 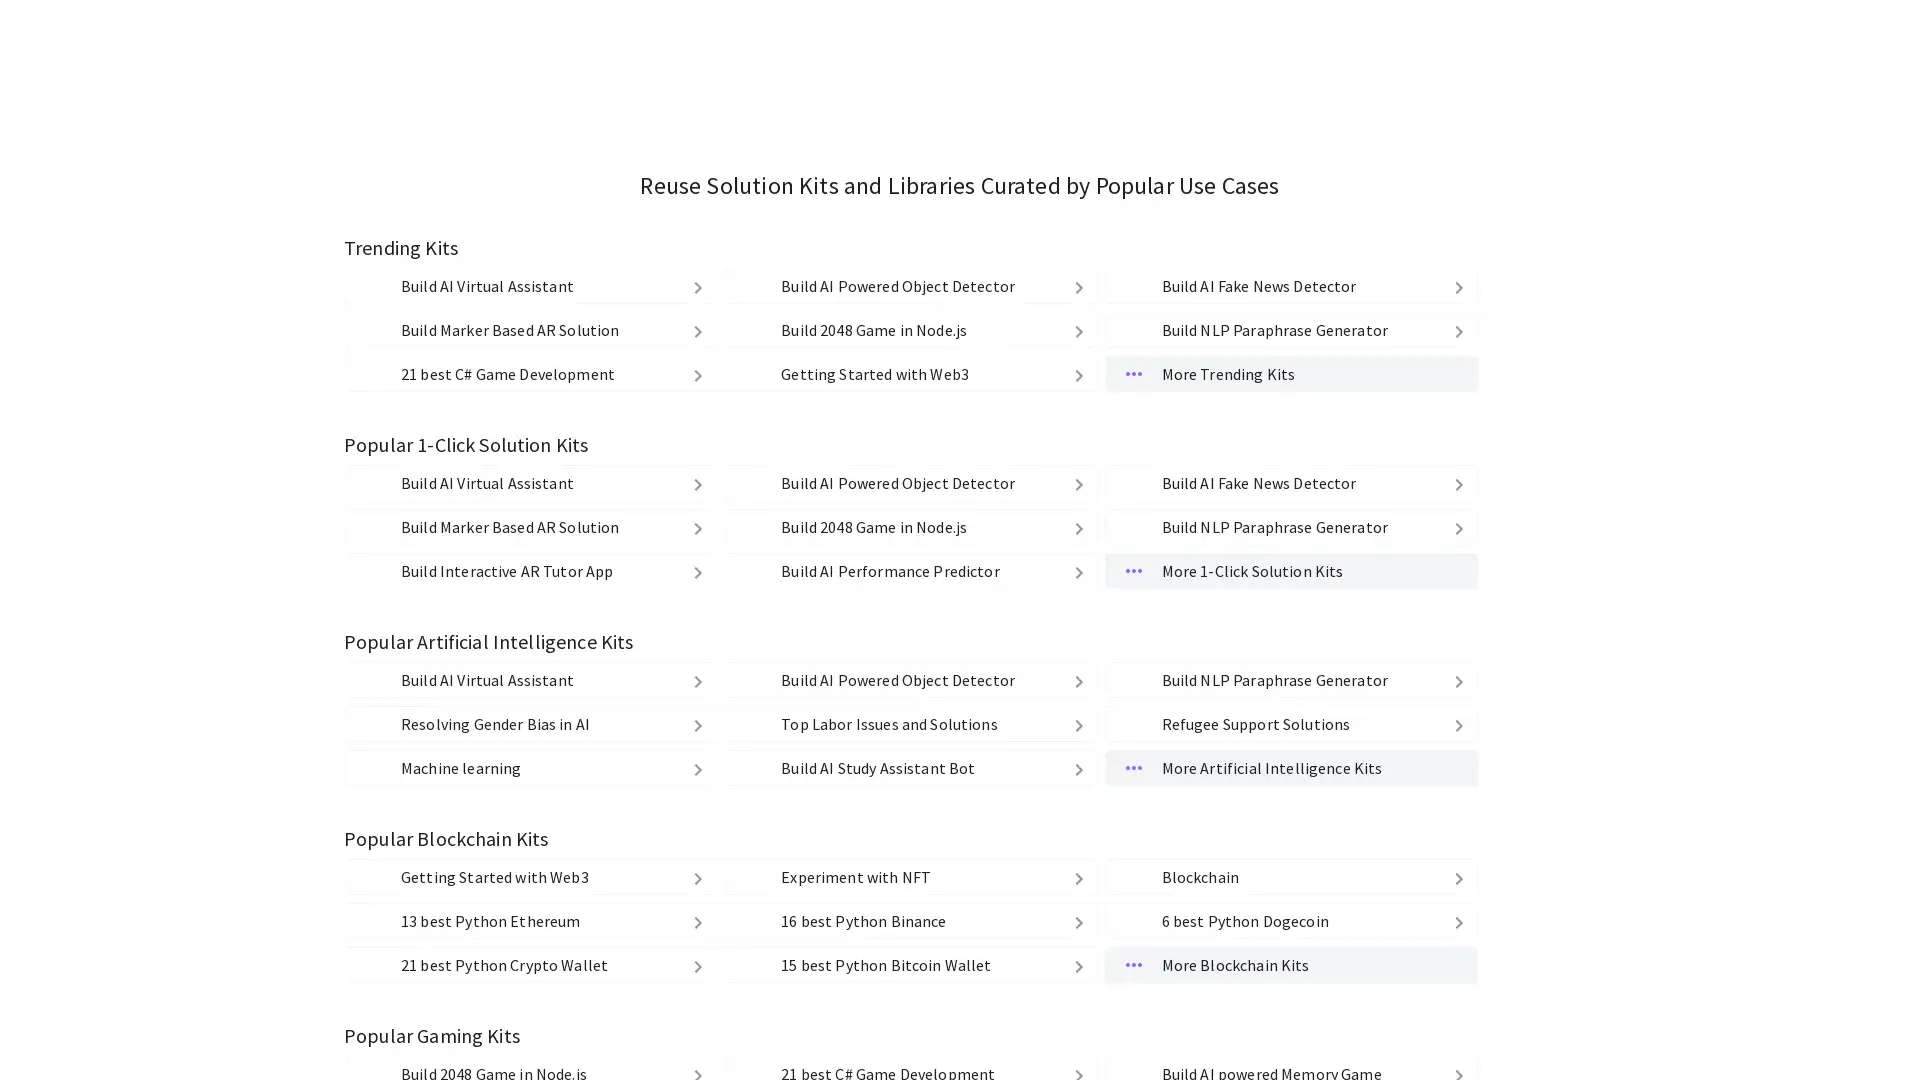 I want to click on delete, so click(x=1458, y=789).